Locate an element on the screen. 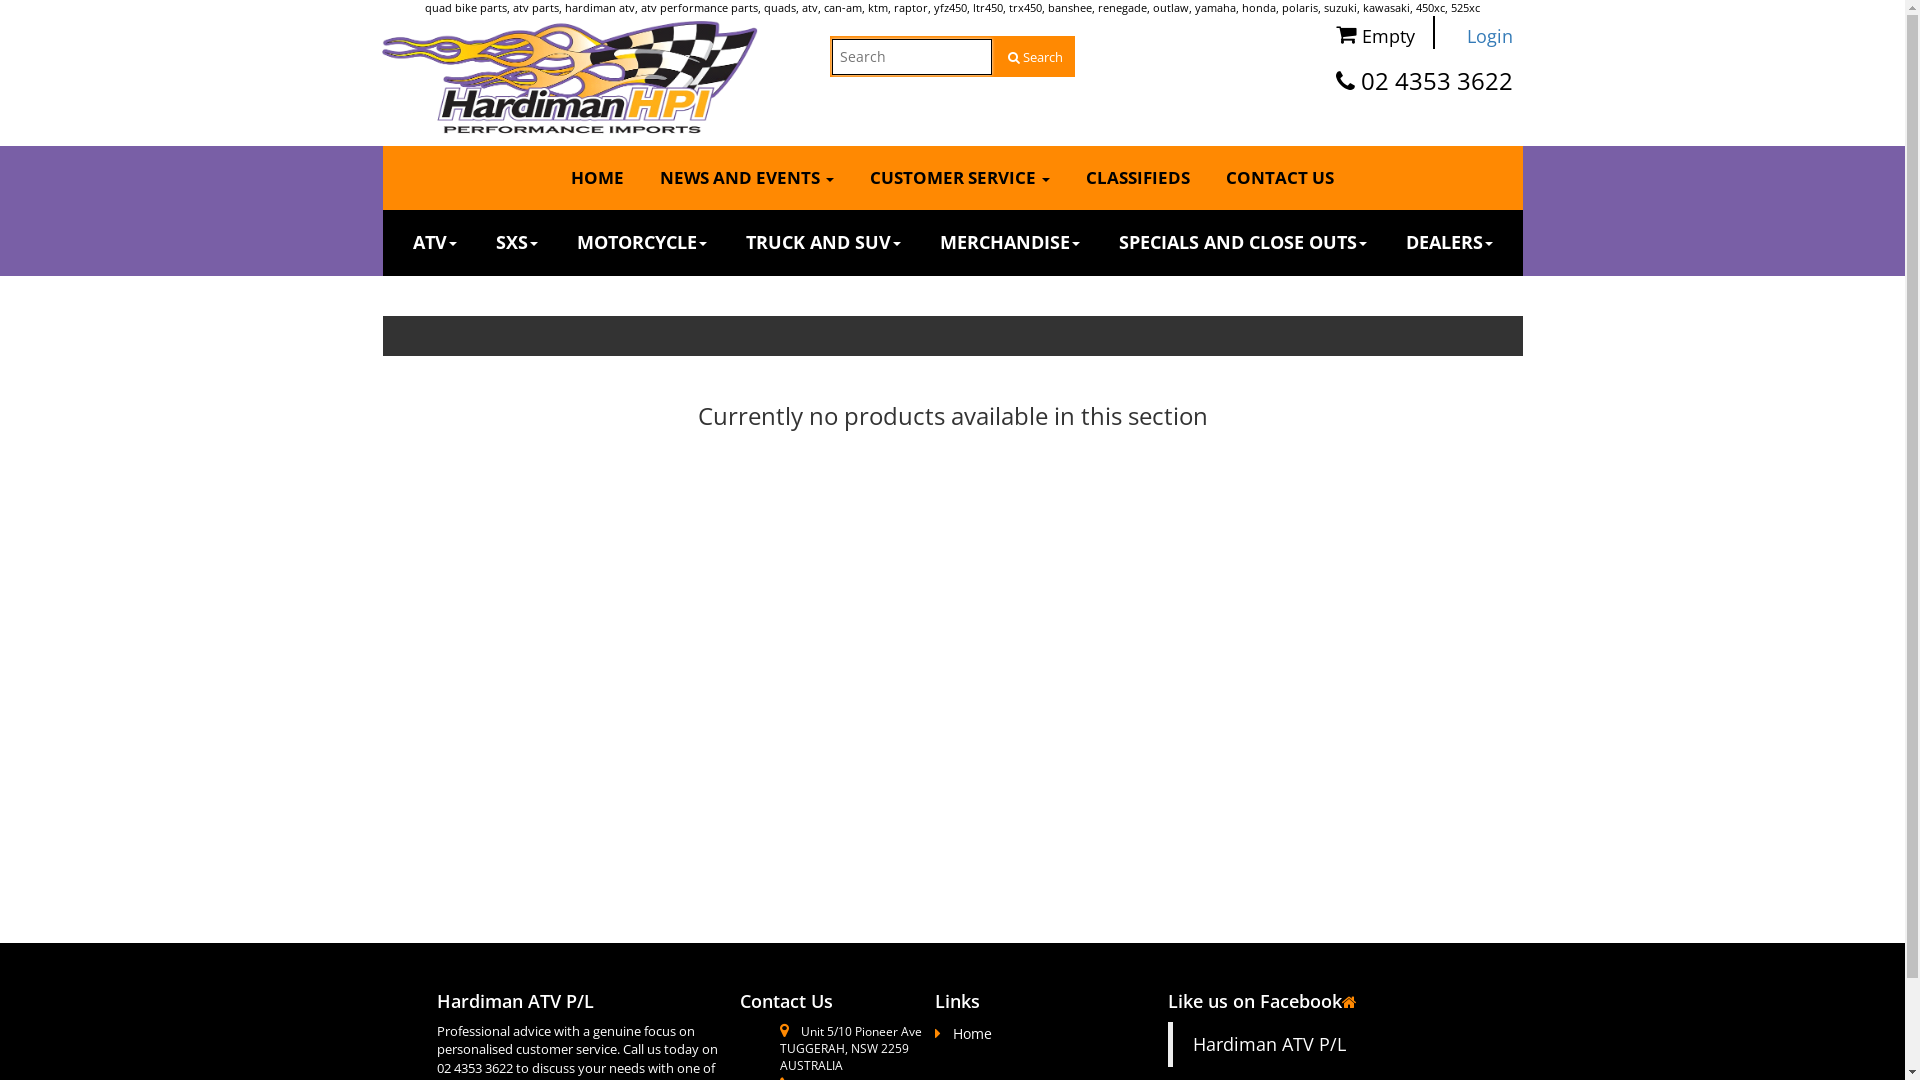 The image size is (1920, 1080). 'Search' is located at coordinates (1035, 56).